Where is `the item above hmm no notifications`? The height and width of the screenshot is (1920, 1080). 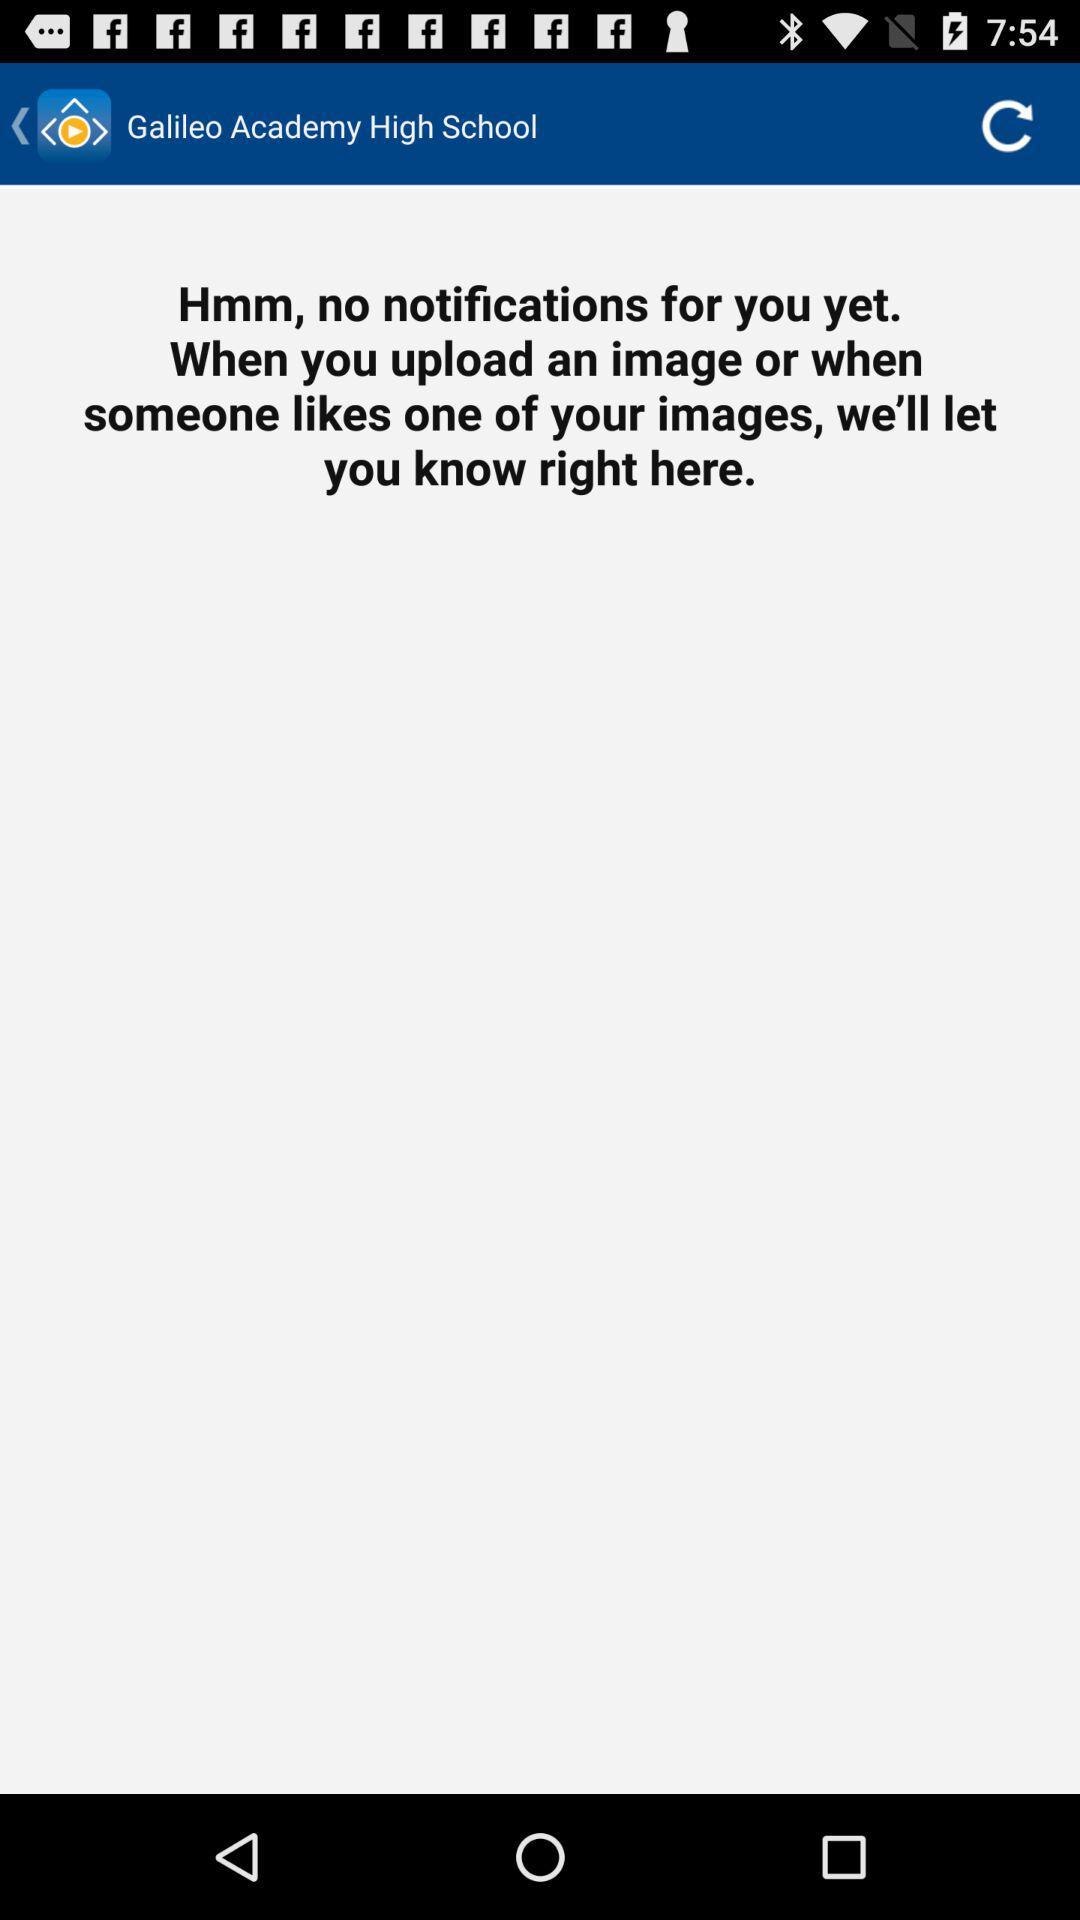
the item above hmm no notifications is located at coordinates (1006, 124).